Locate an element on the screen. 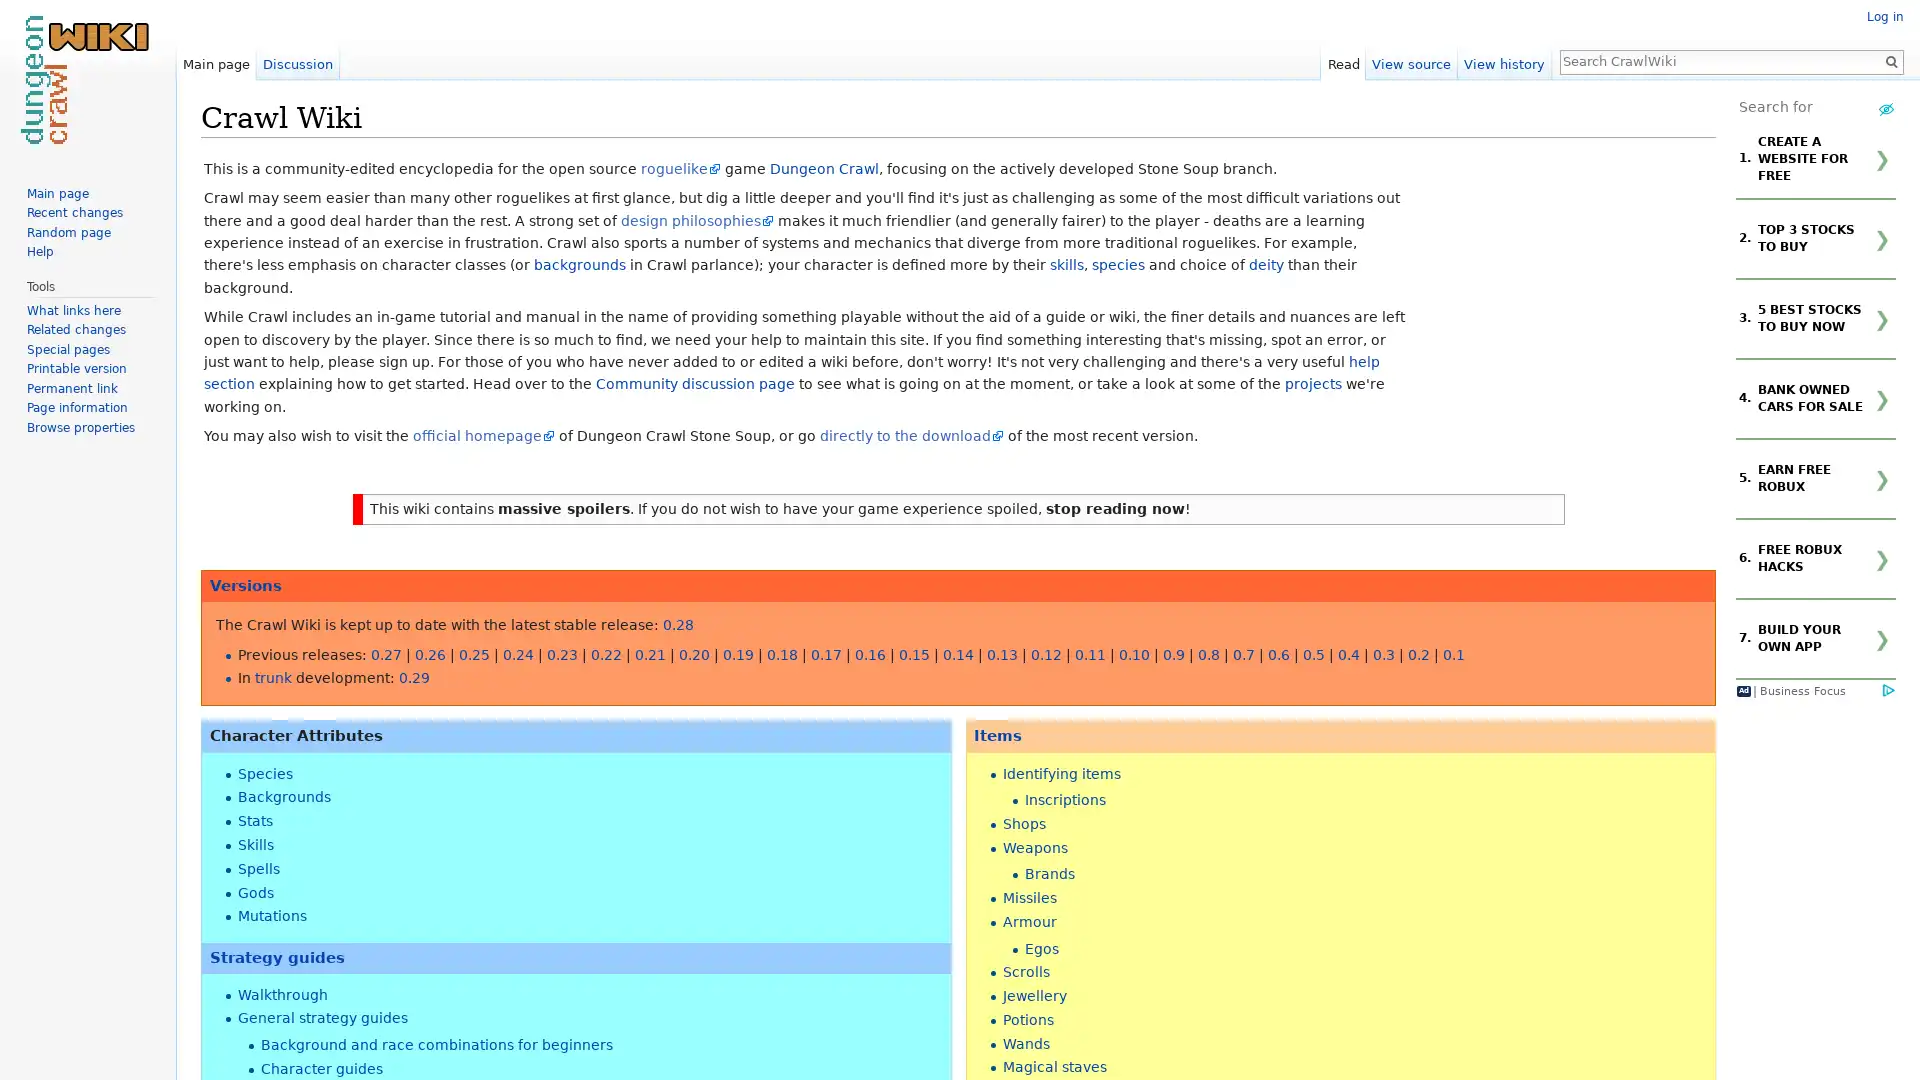 This screenshot has width=1920, height=1080. Go is located at coordinates (1890, 60).